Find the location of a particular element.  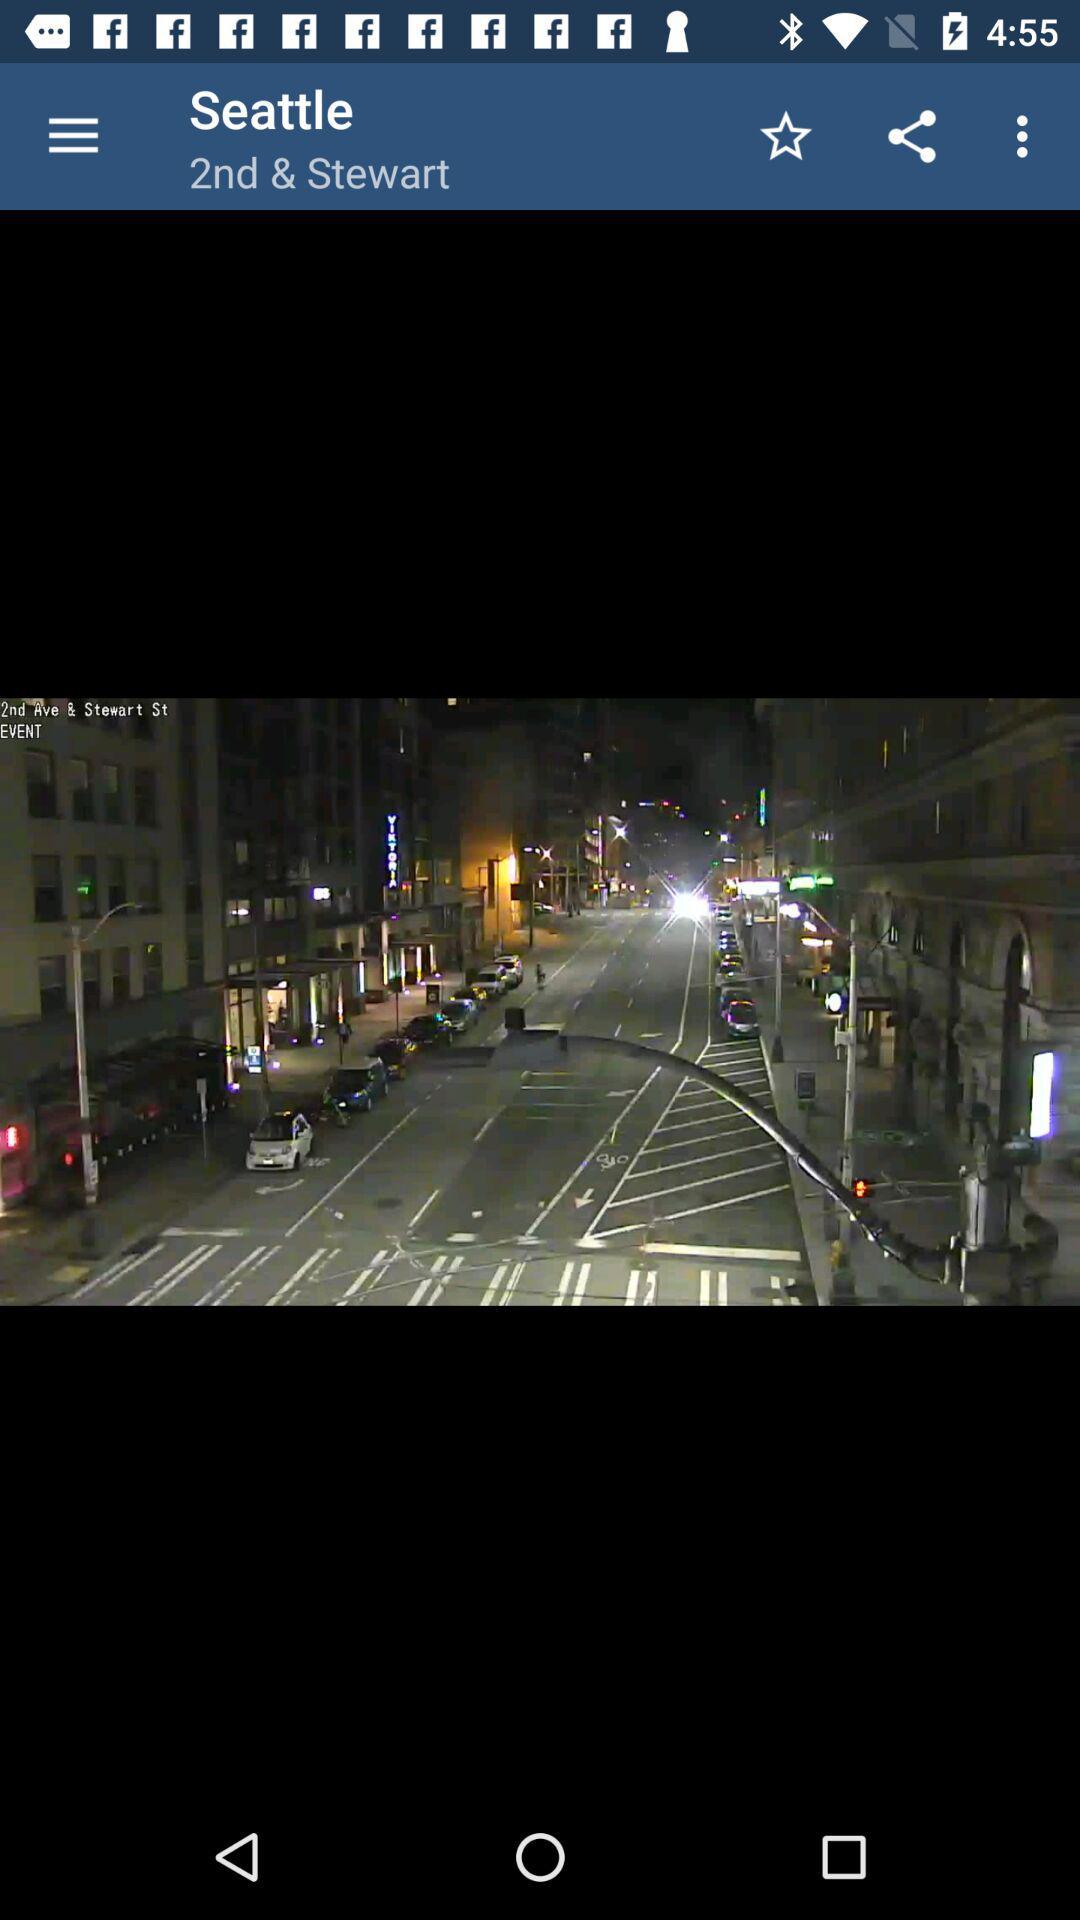

item next to 2nd & stewart icon is located at coordinates (785, 135).